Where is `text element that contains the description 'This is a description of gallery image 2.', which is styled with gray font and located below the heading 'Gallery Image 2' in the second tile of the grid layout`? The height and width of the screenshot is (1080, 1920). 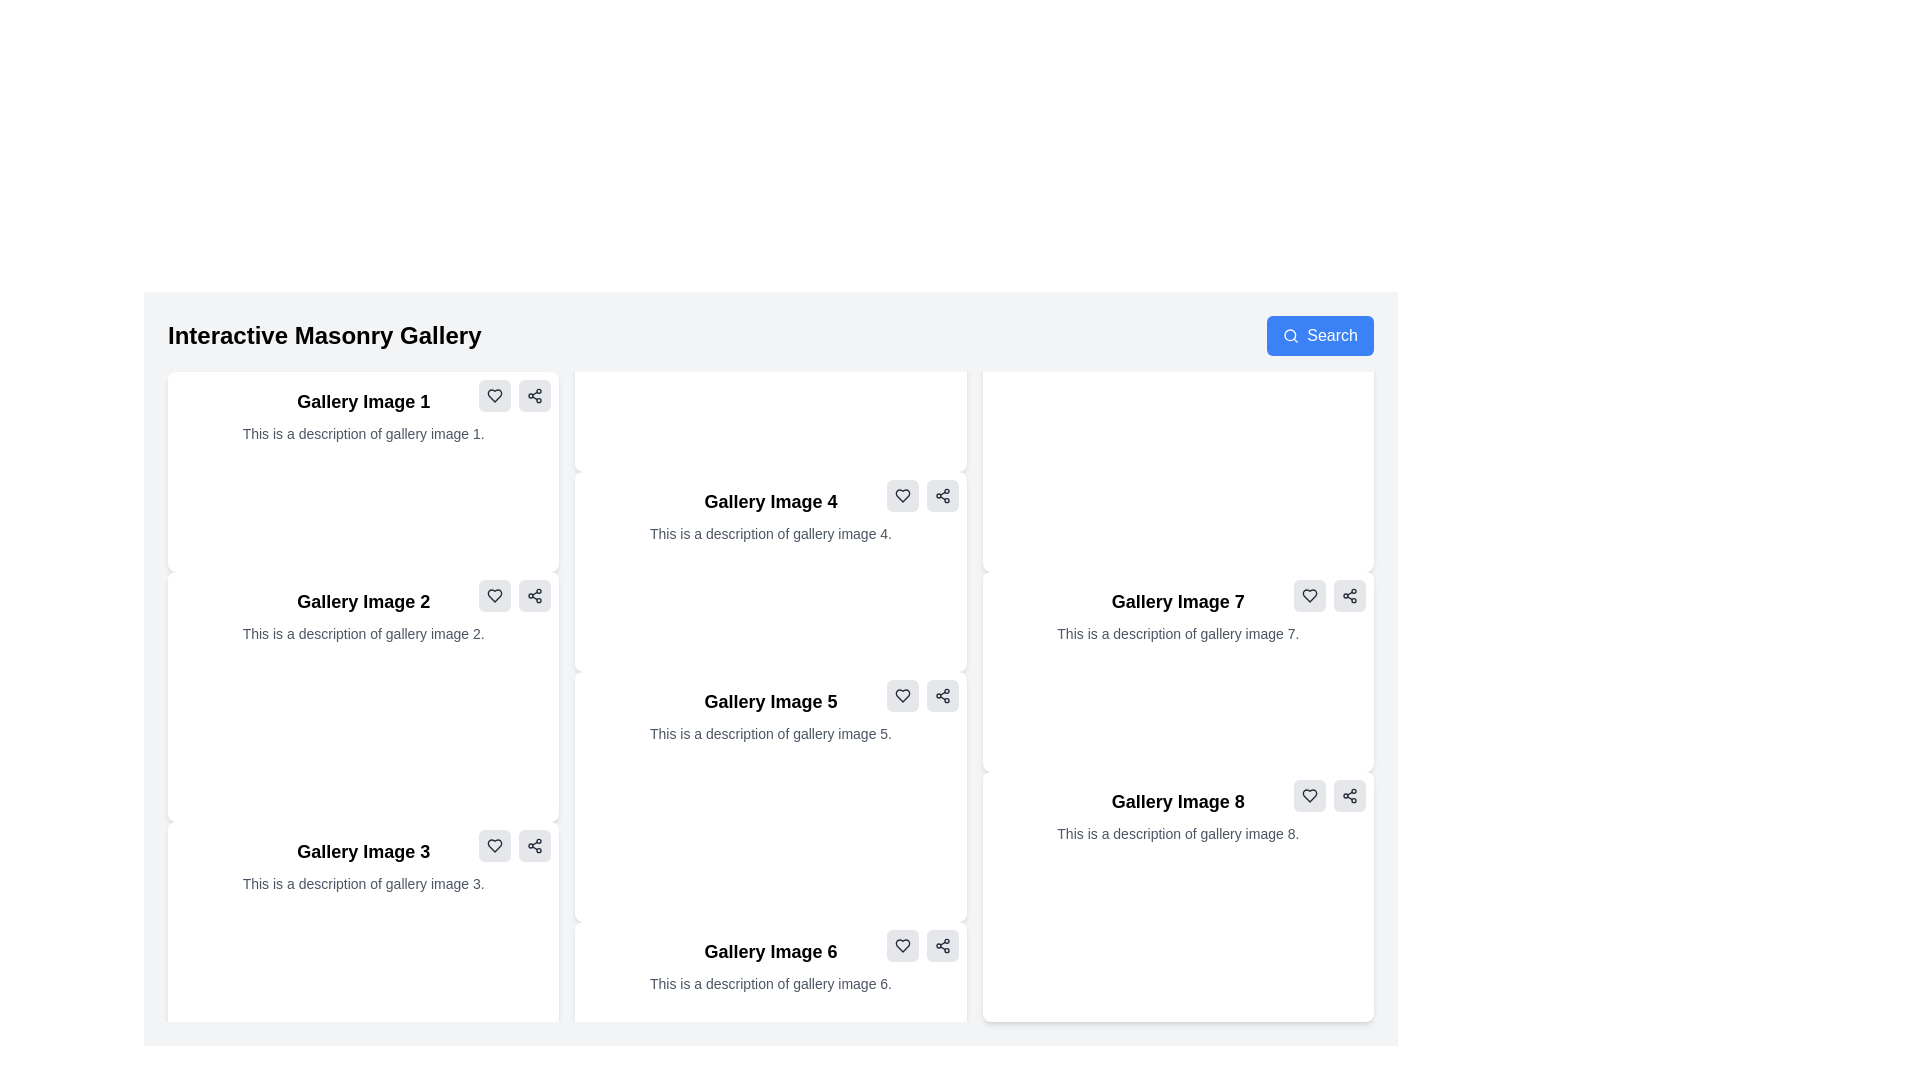 text element that contains the description 'This is a description of gallery image 2.', which is styled with gray font and located below the heading 'Gallery Image 2' in the second tile of the grid layout is located at coordinates (363, 633).